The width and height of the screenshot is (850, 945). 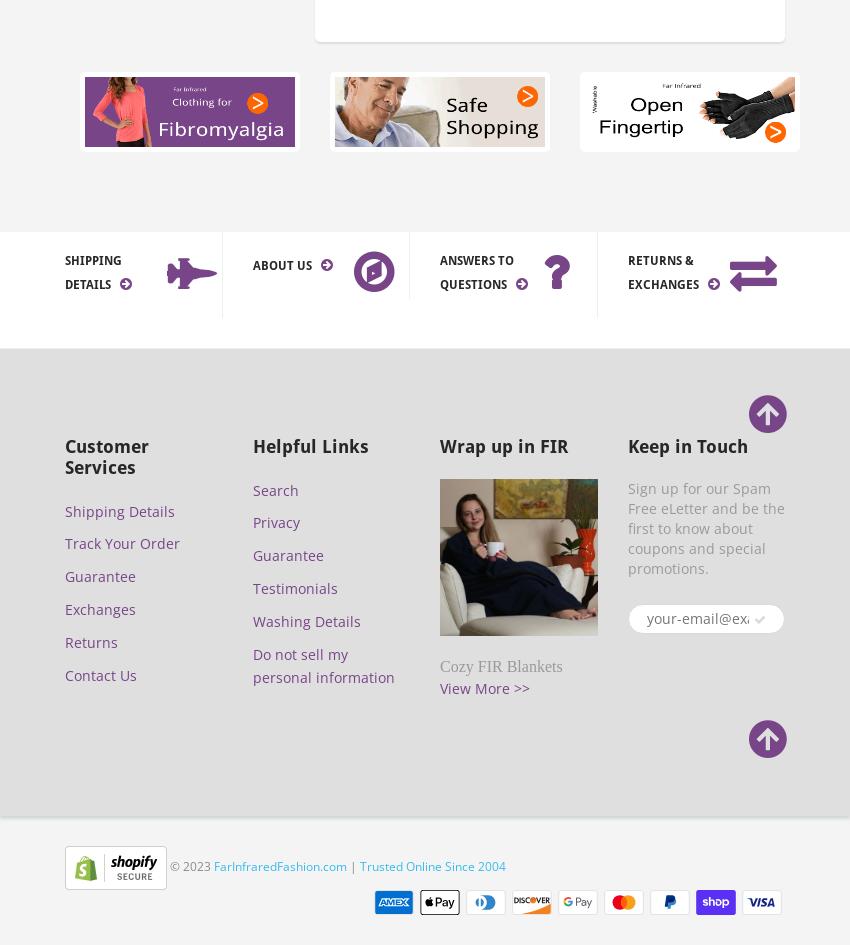 What do you see at coordinates (281, 263) in the screenshot?
I see `'About Us'` at bounding box center [281, 263].